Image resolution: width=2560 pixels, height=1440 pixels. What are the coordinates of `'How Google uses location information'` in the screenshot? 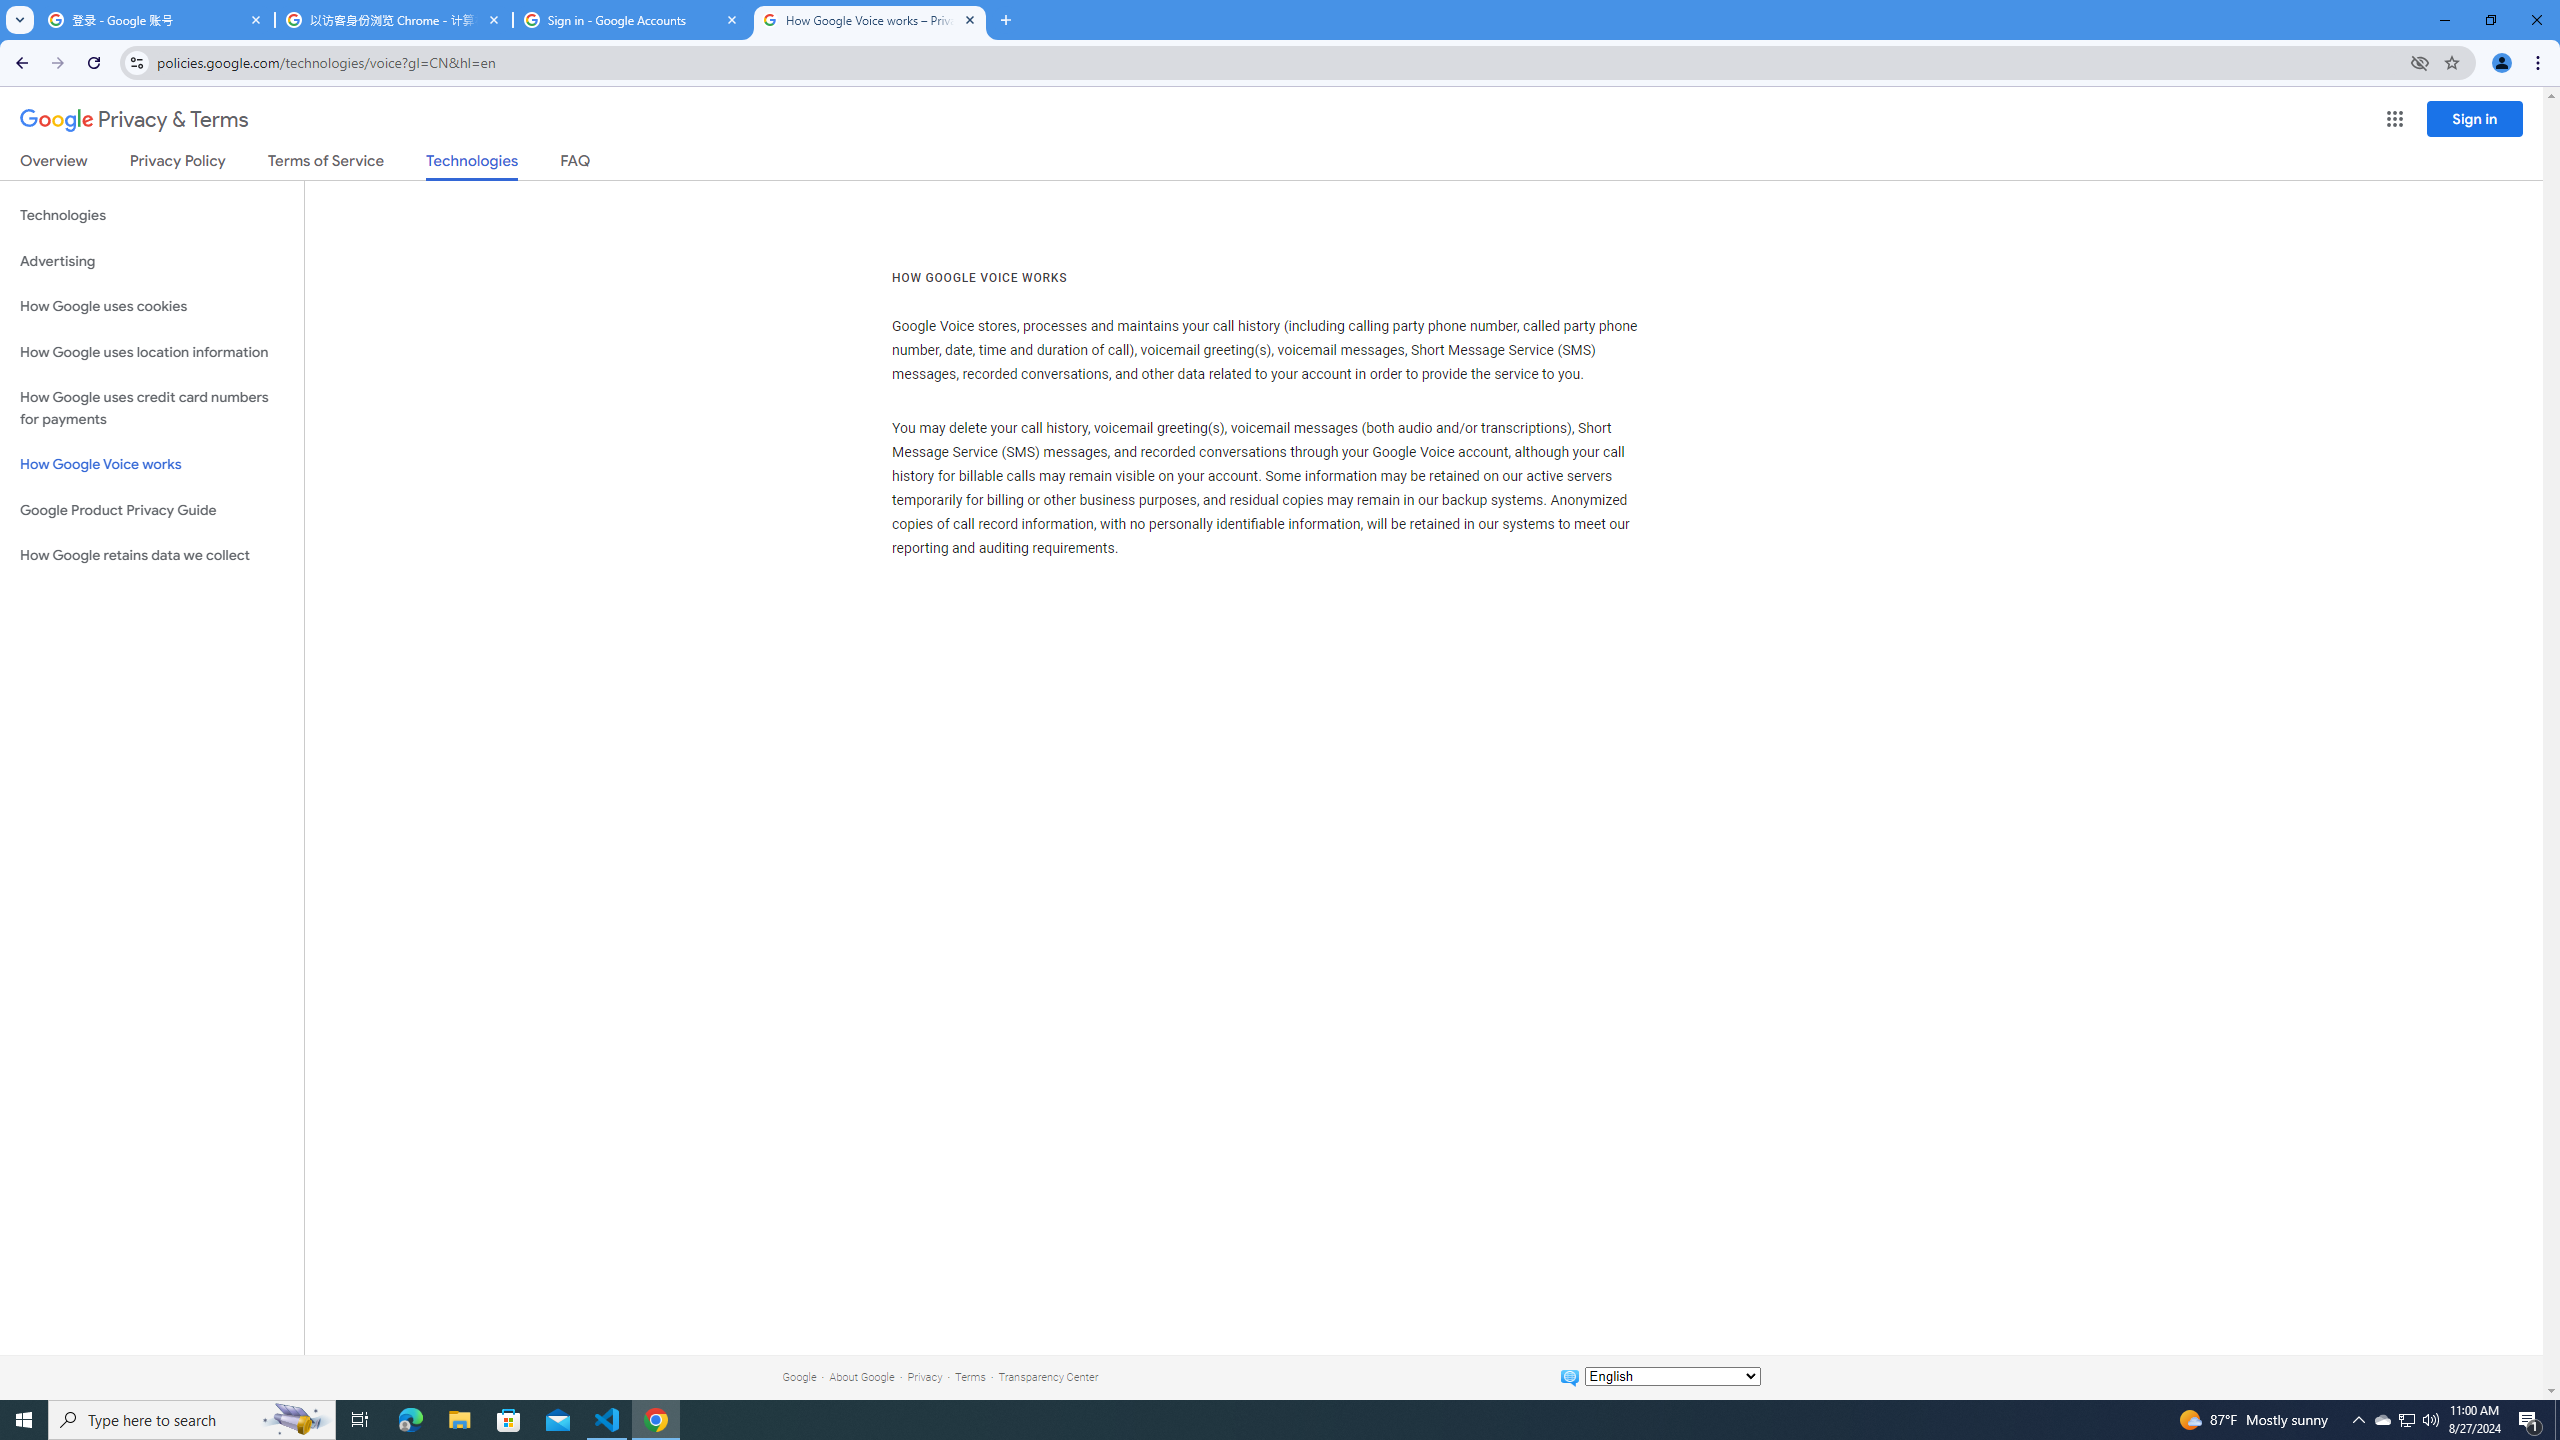 It's located at (151, 352).